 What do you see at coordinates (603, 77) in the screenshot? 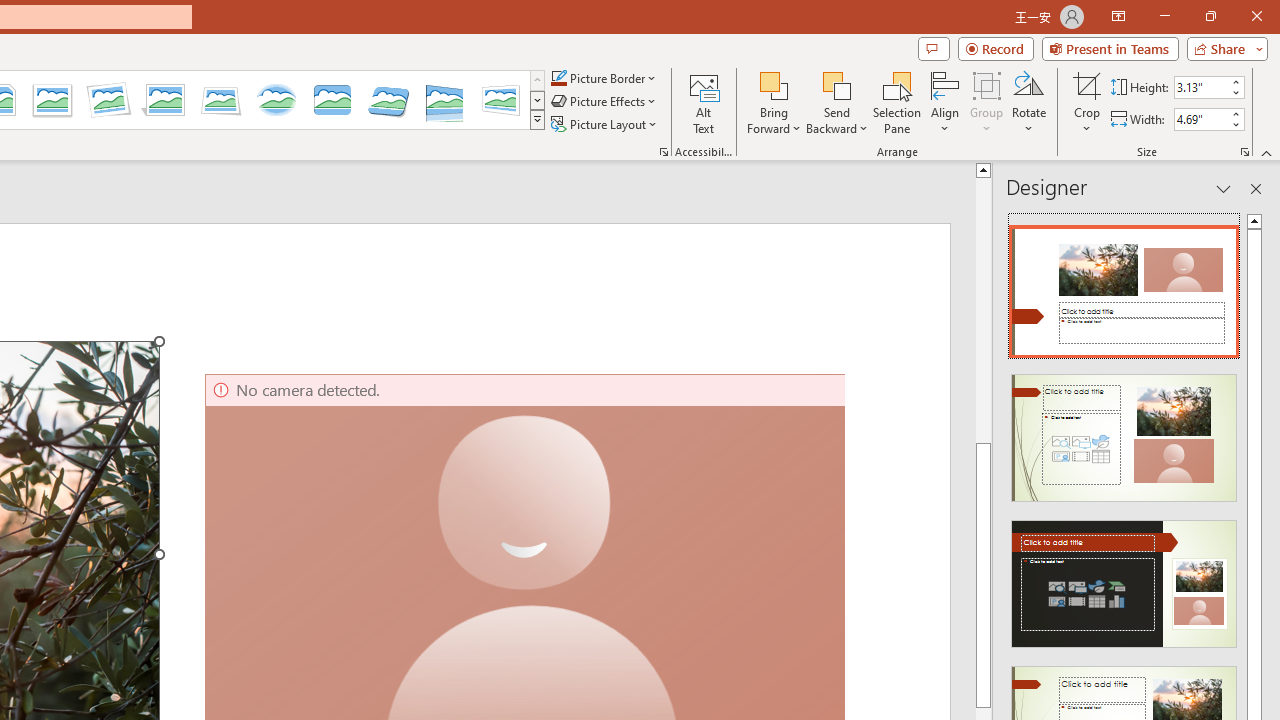
I see `'Picture Border'` at bounding box center [603, 77].